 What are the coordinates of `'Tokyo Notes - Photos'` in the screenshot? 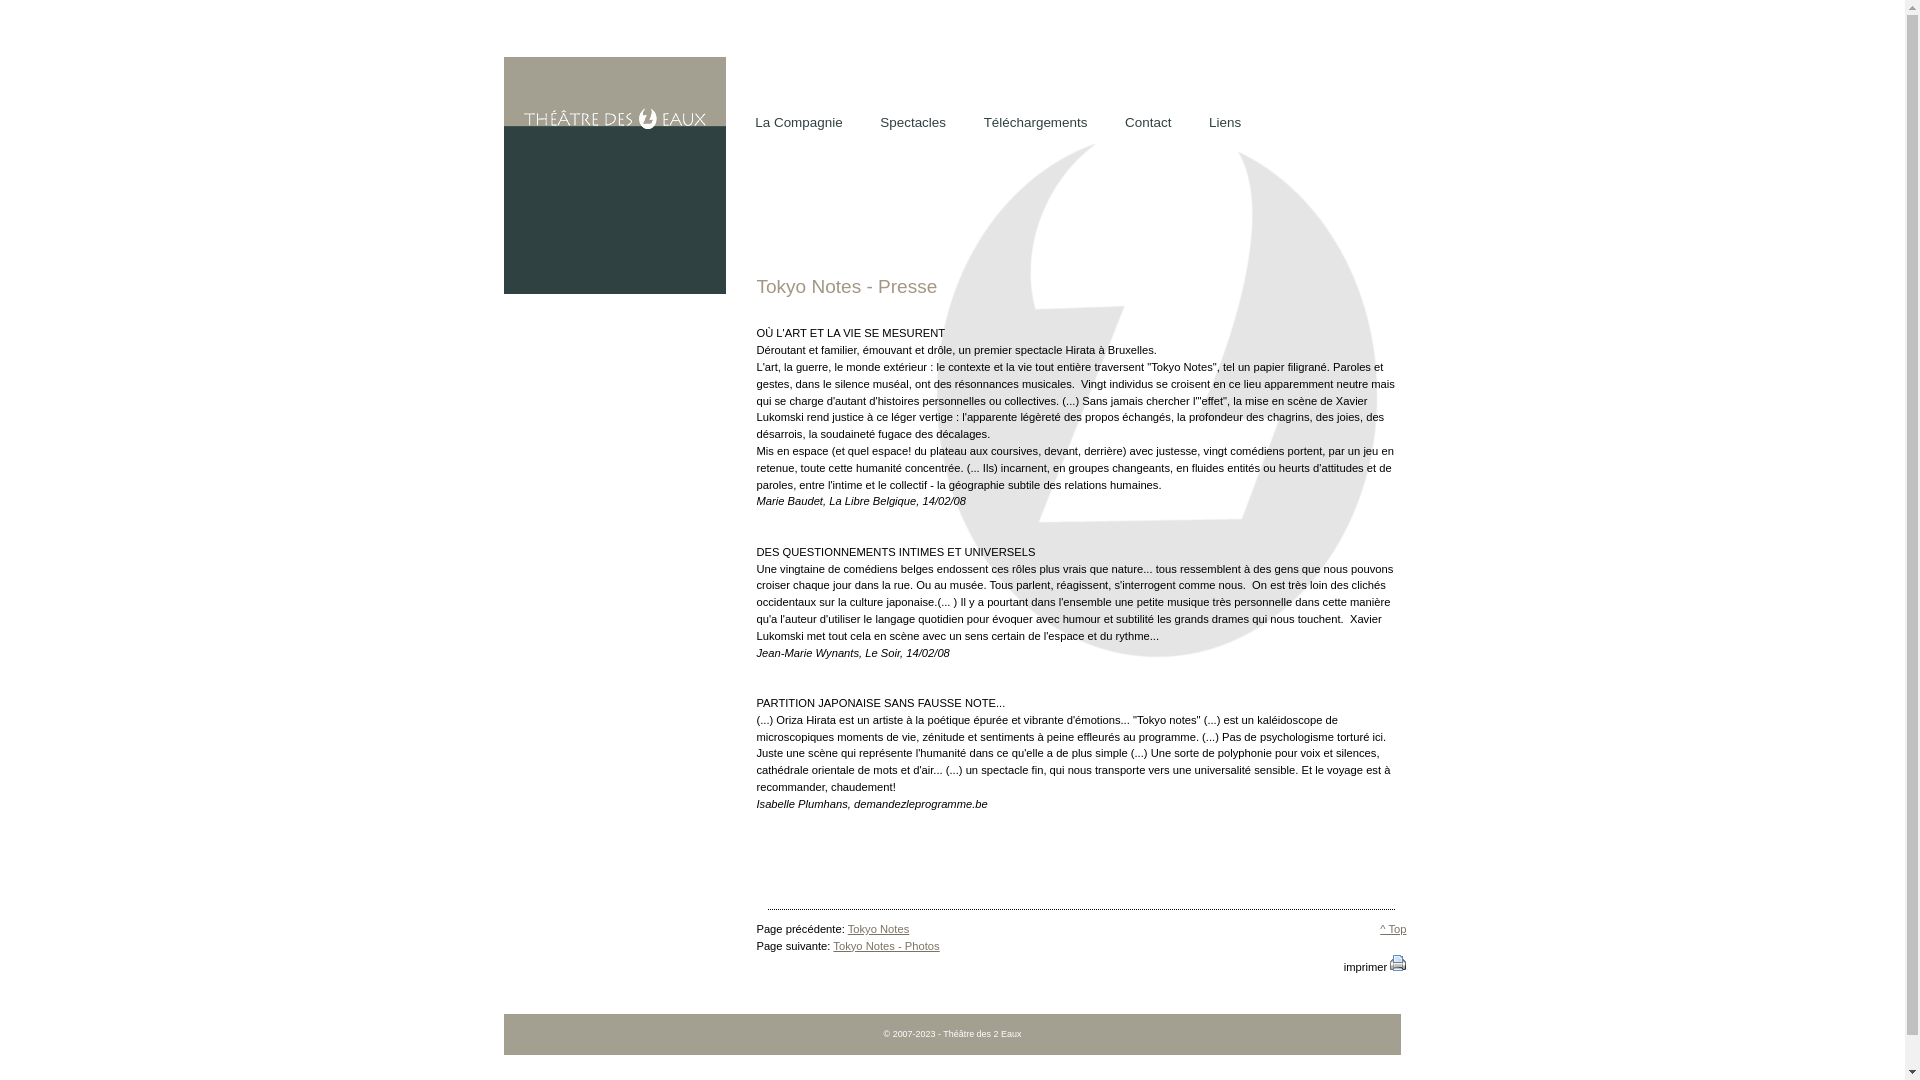 It's located at (885, 945).